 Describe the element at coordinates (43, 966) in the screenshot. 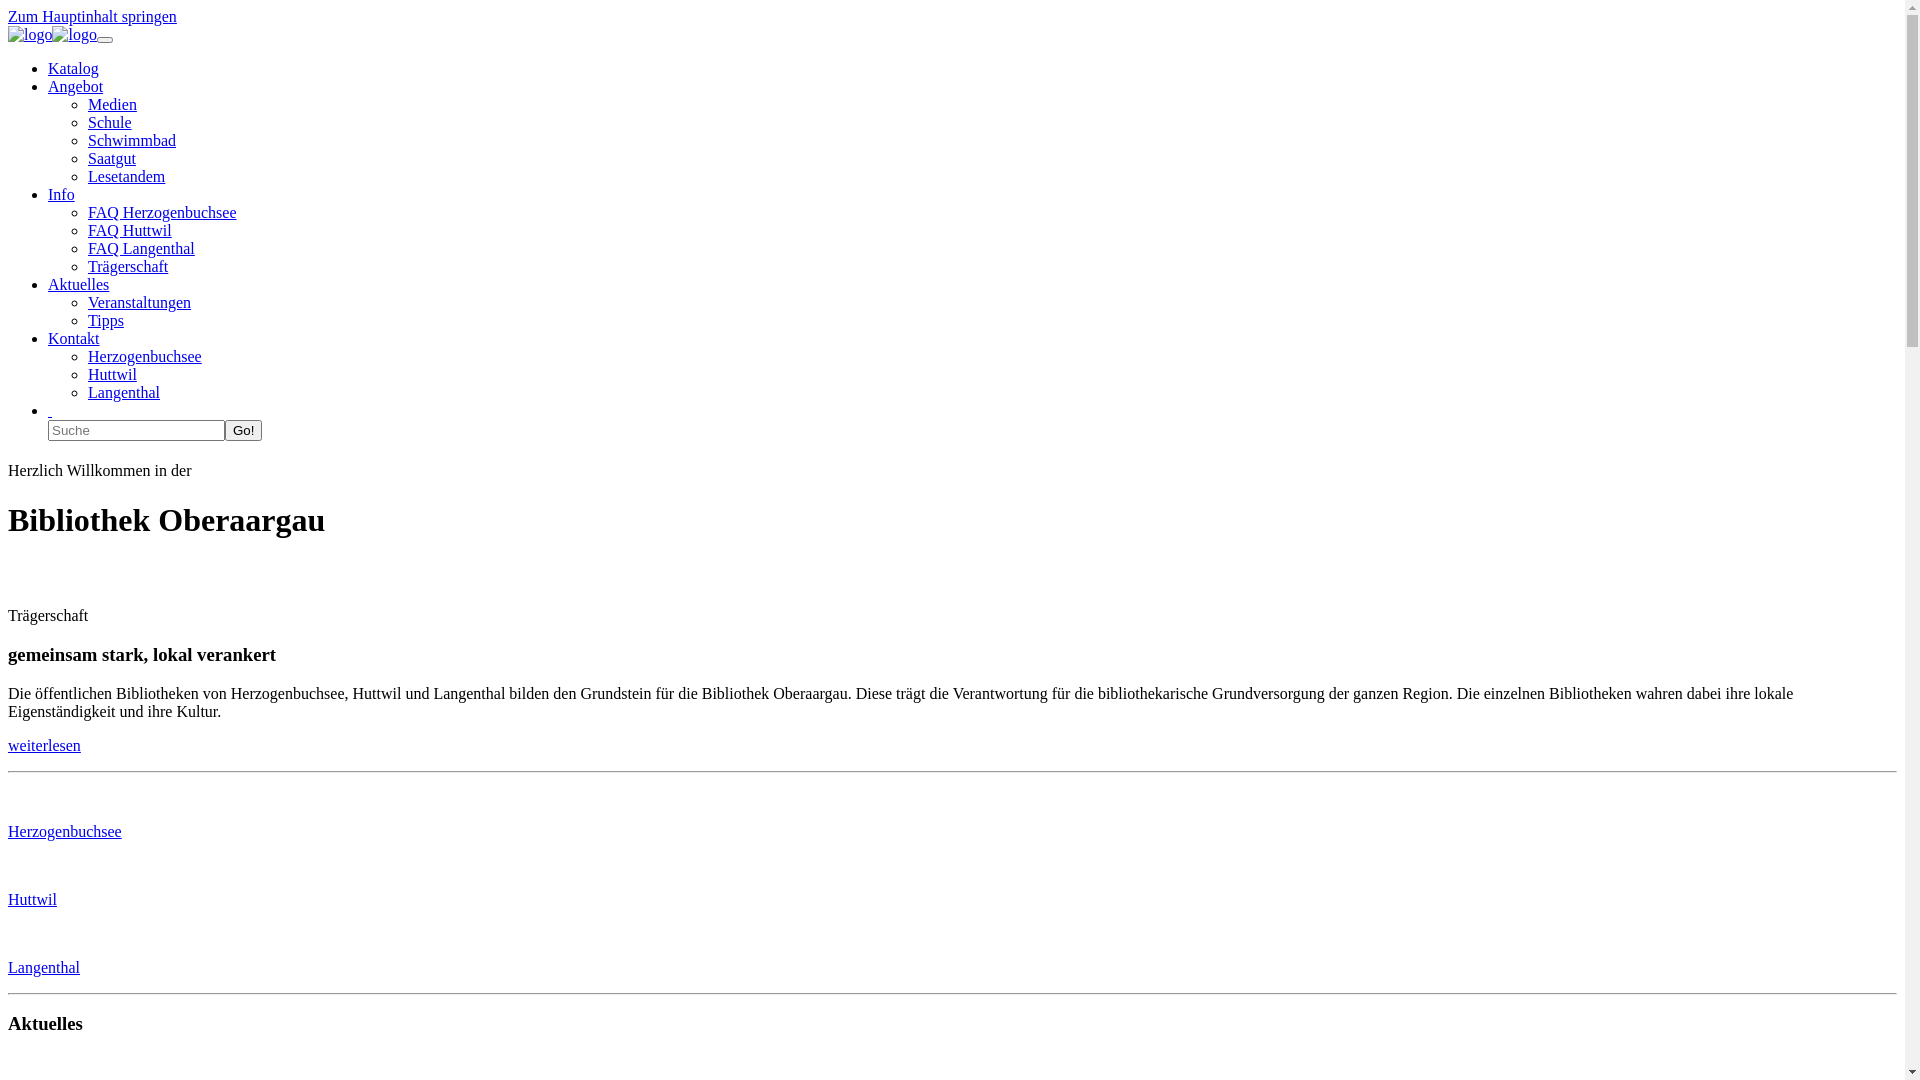

I see `'Langenthal'` at that location.